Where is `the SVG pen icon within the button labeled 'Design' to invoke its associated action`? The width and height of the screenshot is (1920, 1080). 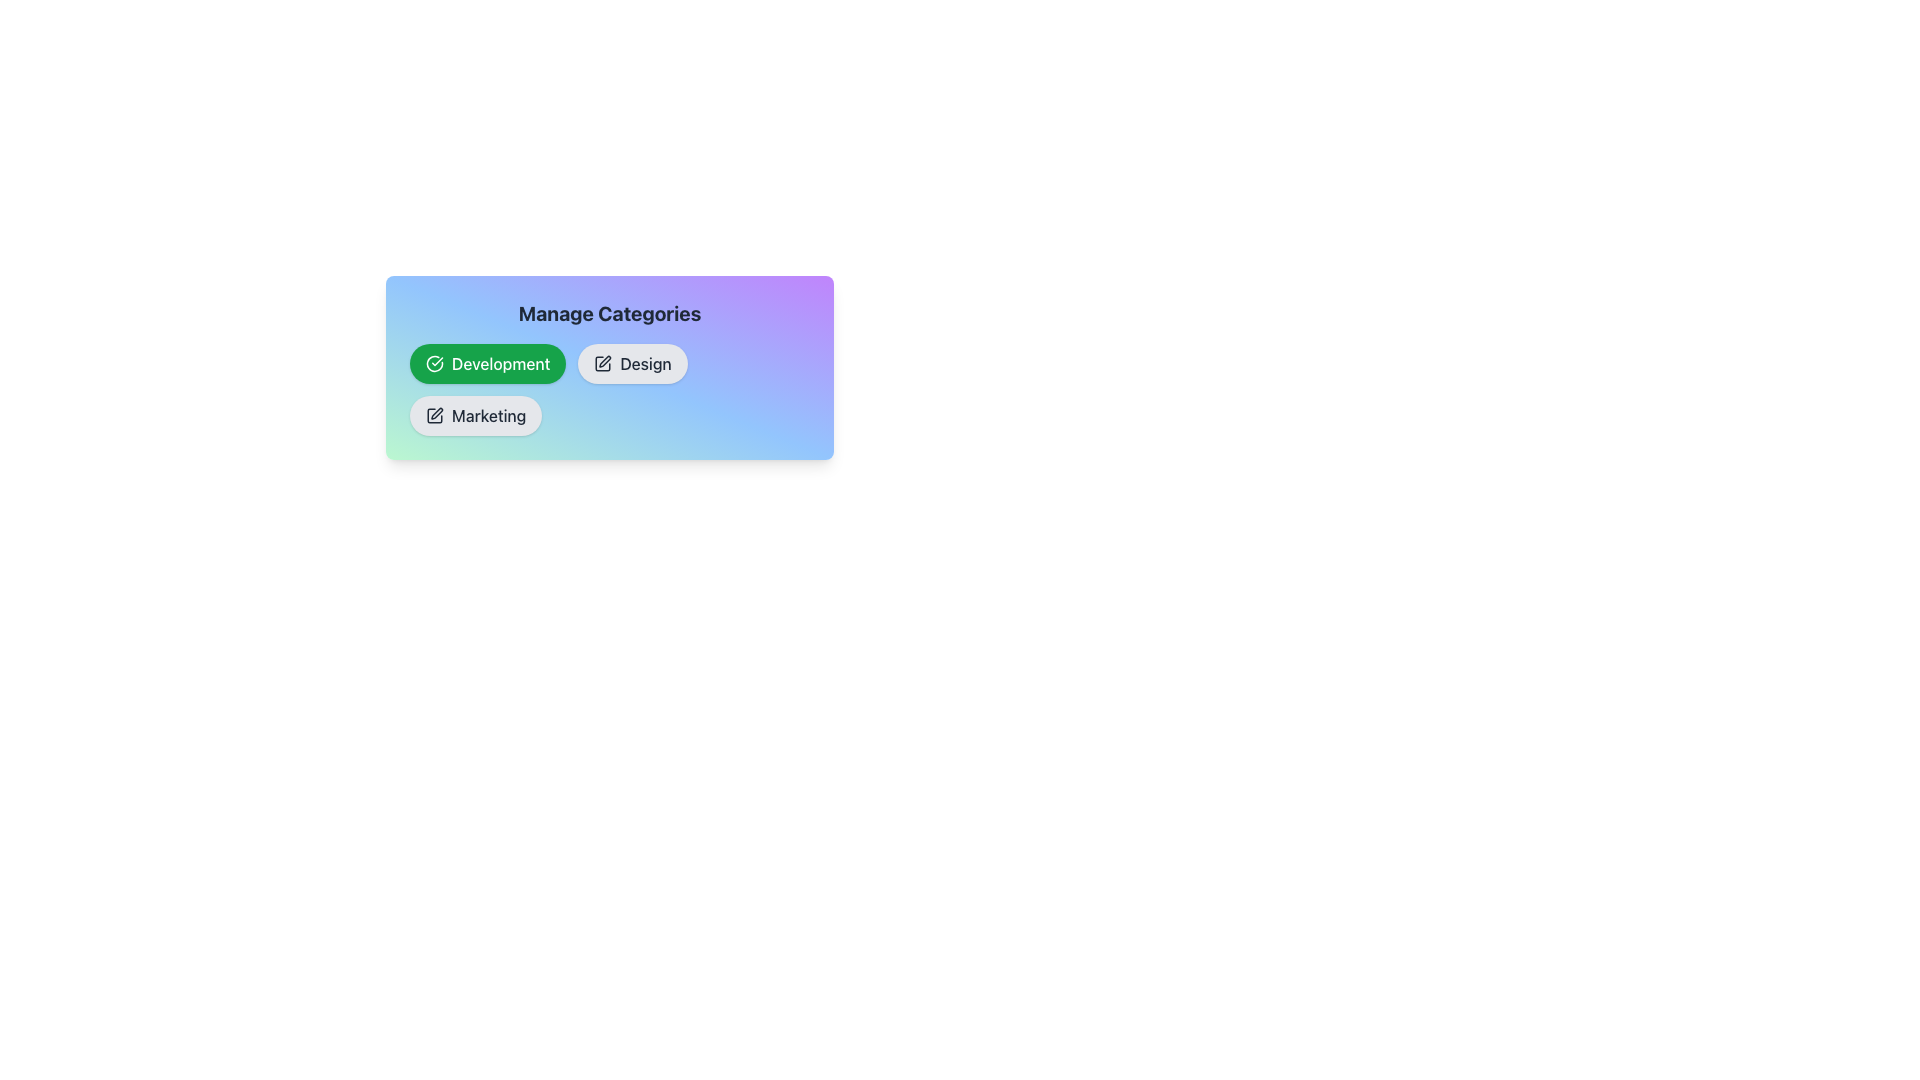 the SVG pen icon within the button labeled 'Design' to invoke its associated action is located at coordinates (602, 363).